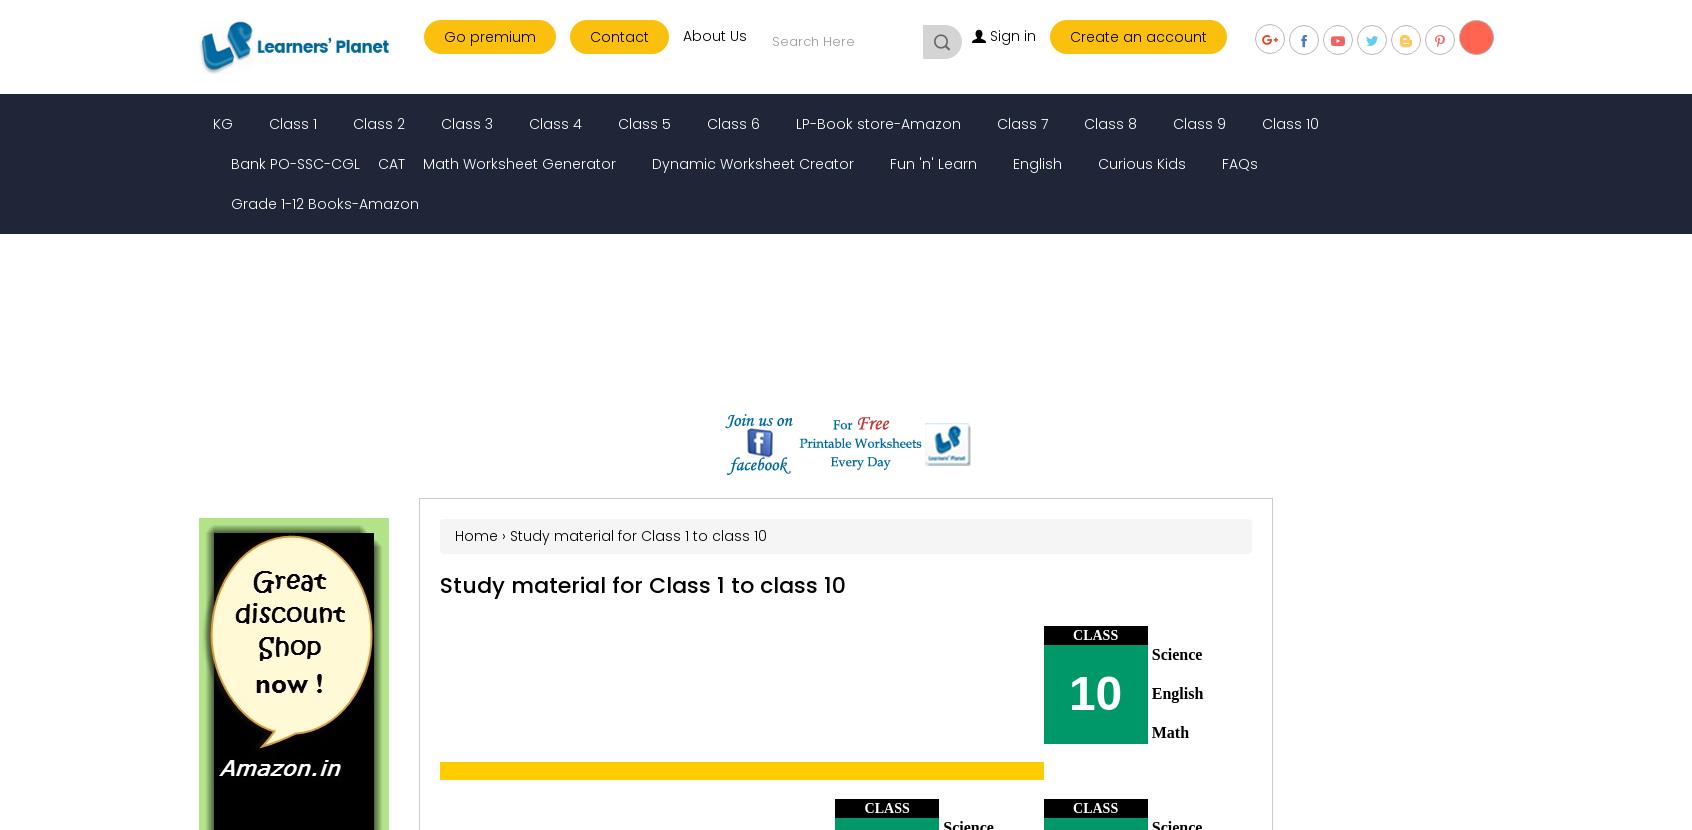 This screenshot has width=1692, height=830. Describe the element at coordinates (1021, 124) in the screenshot. I see `'Class 7'` at that location.